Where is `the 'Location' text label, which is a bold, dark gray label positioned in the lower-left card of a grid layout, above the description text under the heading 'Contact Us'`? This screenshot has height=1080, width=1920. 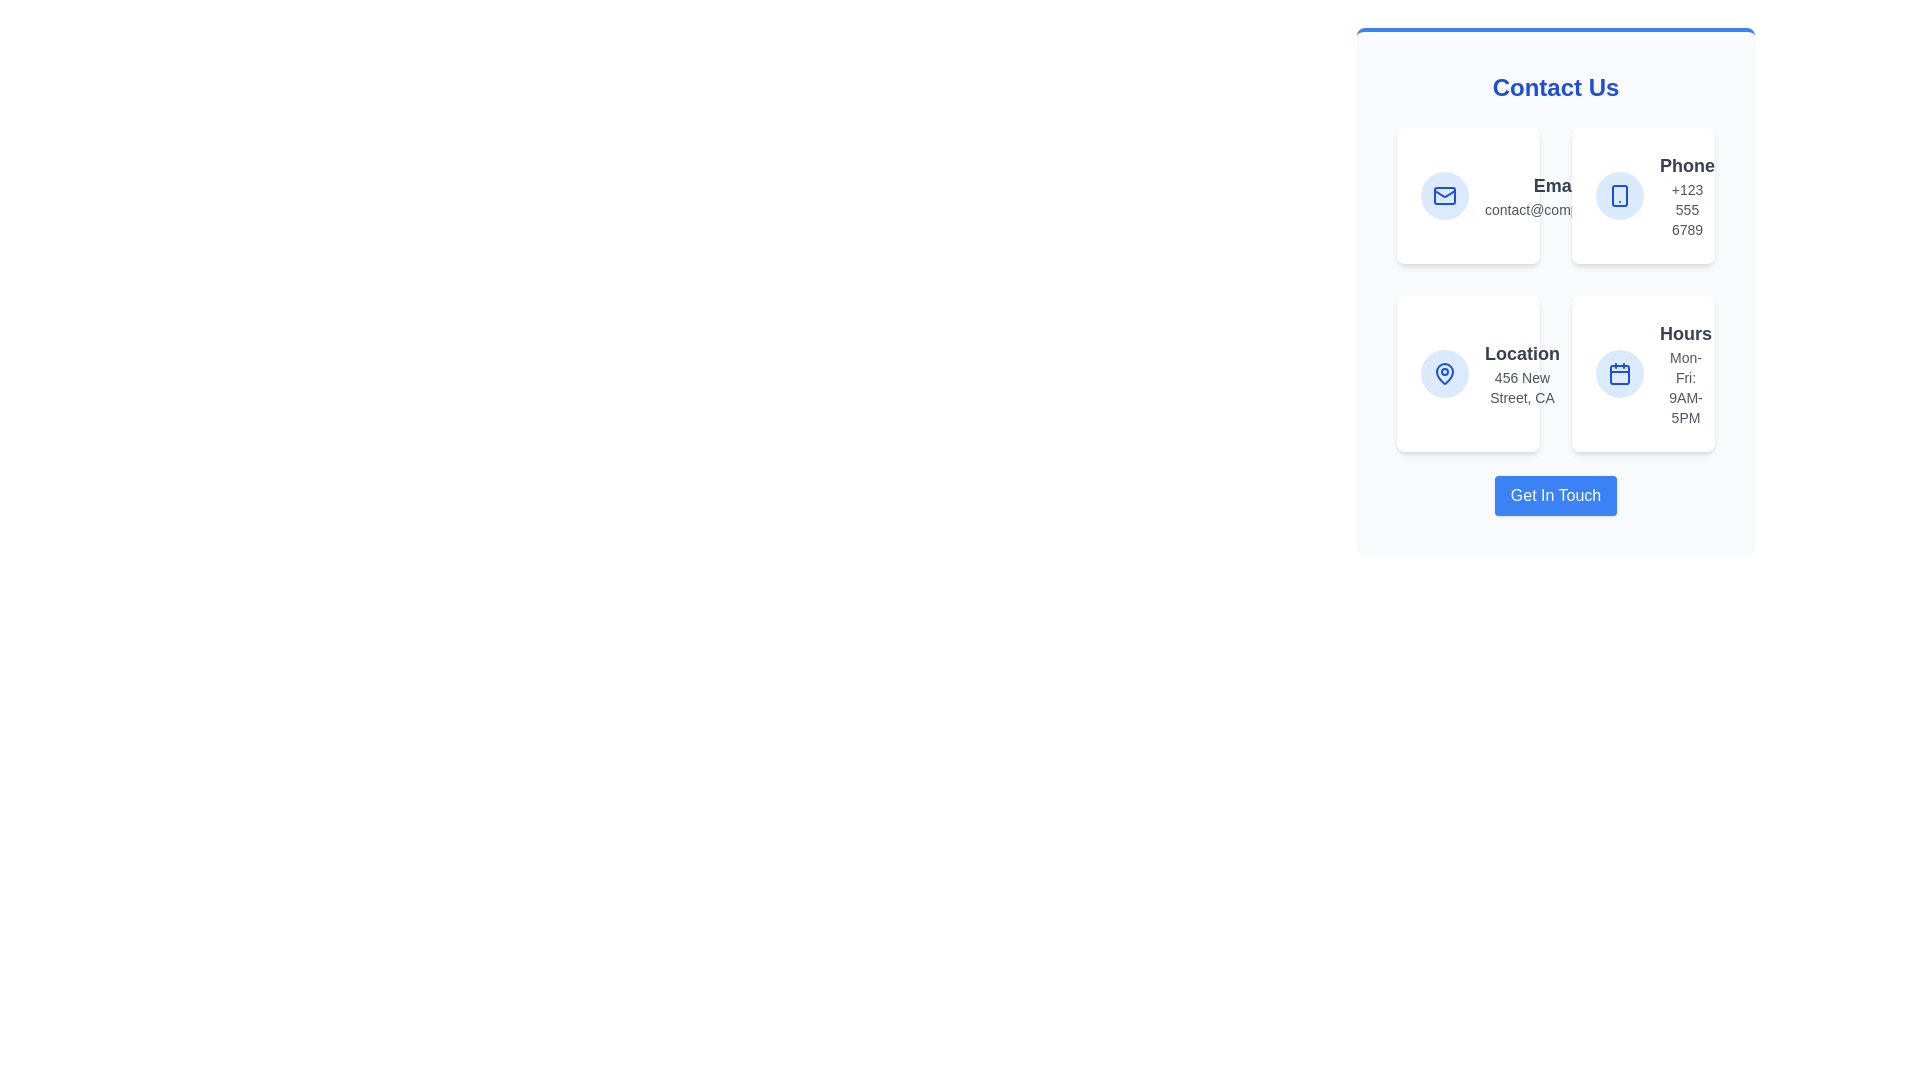 the 'Location' text label, which is a bold, dark gray label positioned in the lower-left card of a grid layout, above the description text under the heading 'Contact Us' is located at coordinates (1521, 353).